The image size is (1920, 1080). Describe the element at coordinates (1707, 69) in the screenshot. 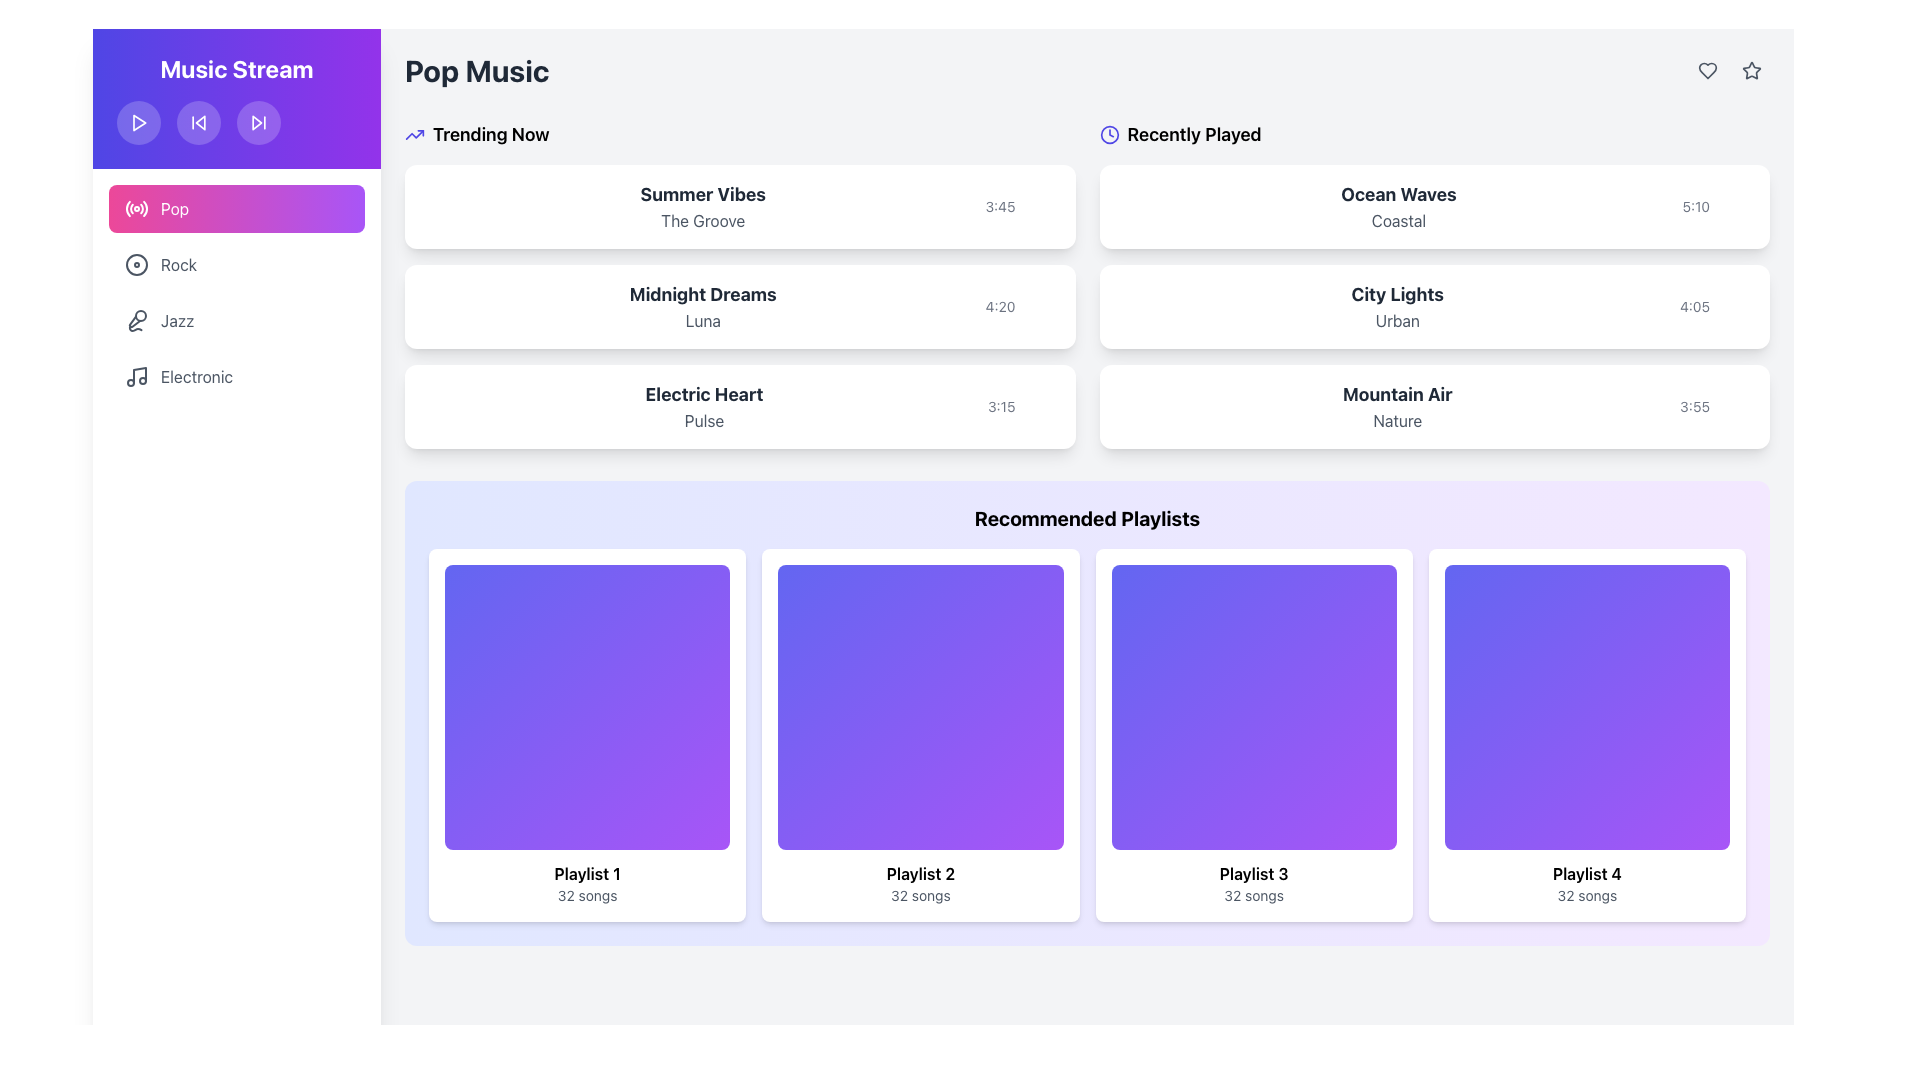

I see `the like or favorite button located in the top-right corner of the interface` at that location.